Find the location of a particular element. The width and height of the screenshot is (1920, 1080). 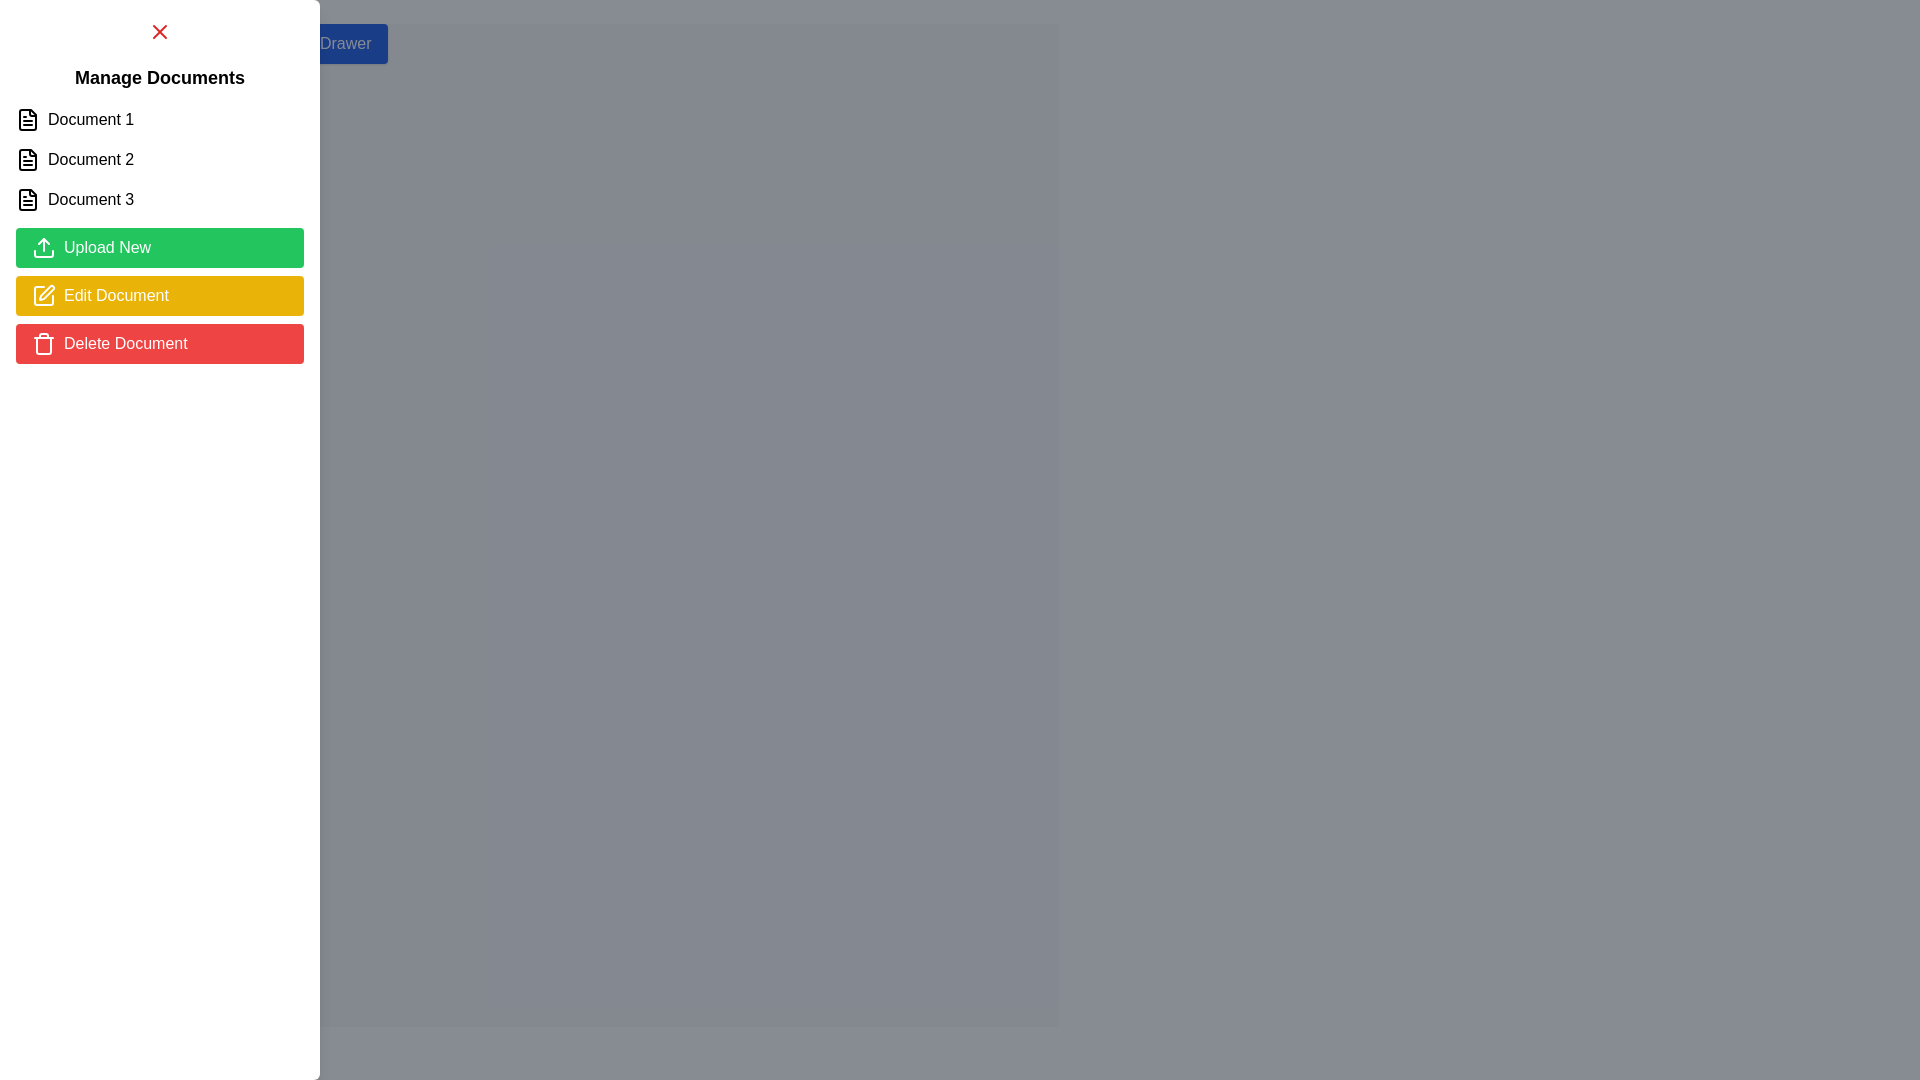

the 'Upload New' button which contains a green upward arrow SVG icon is located at coordinates (43, 246).